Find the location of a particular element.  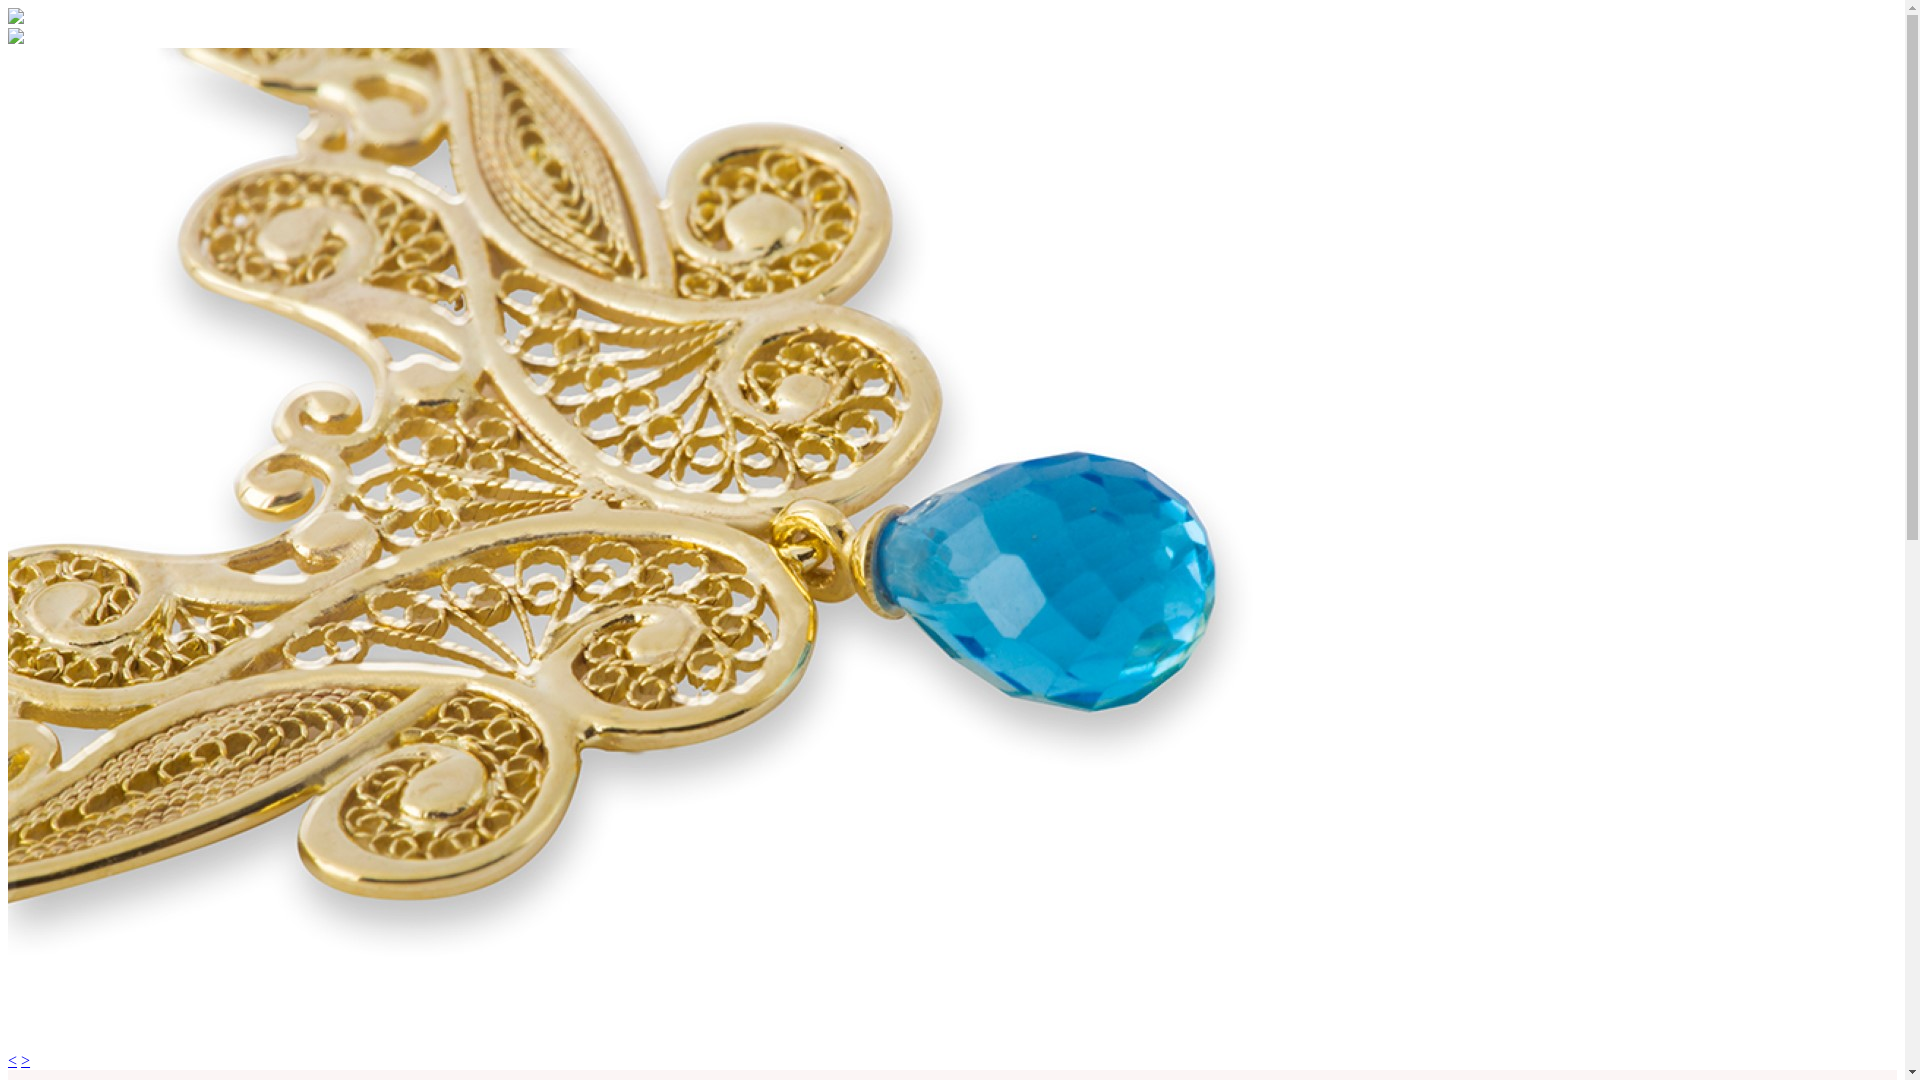

'<' is located at coordinates (8, 1059).